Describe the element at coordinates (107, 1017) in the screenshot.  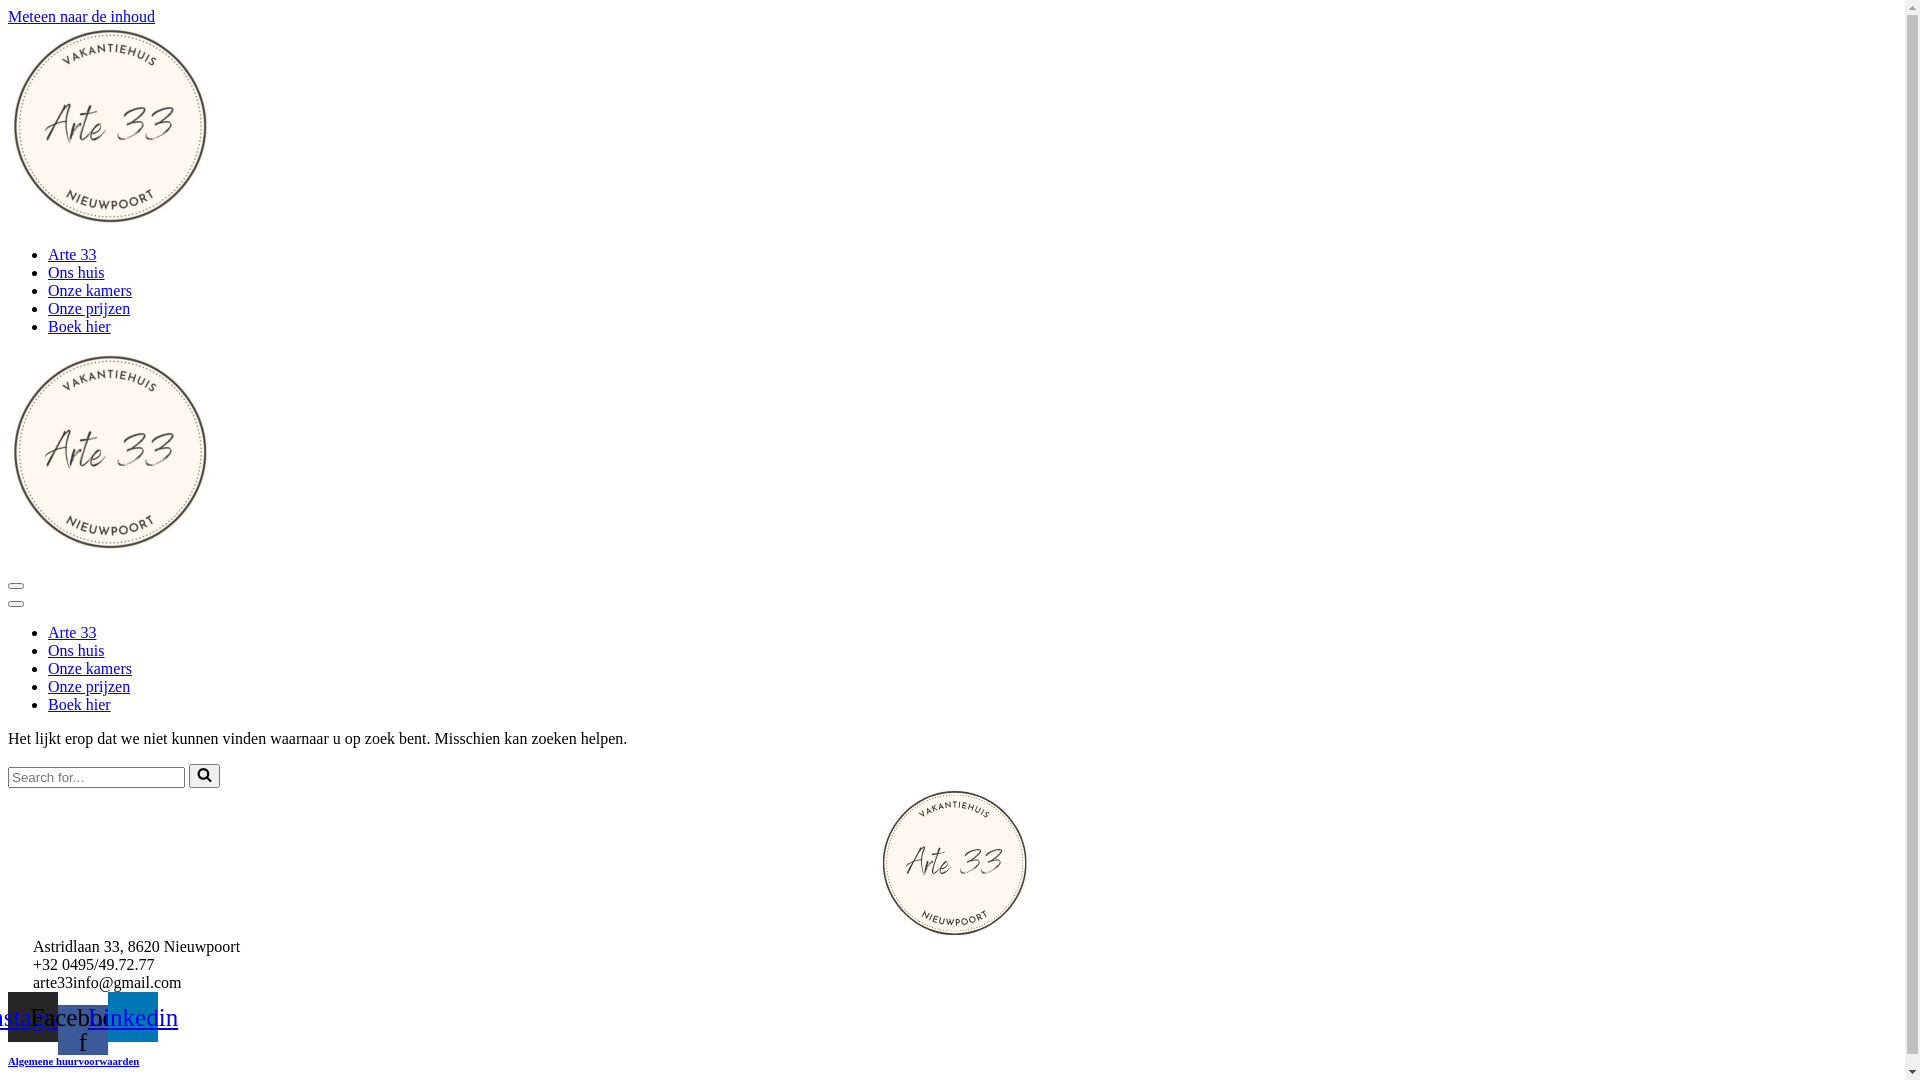
I see `'Linkedin'` at that location.